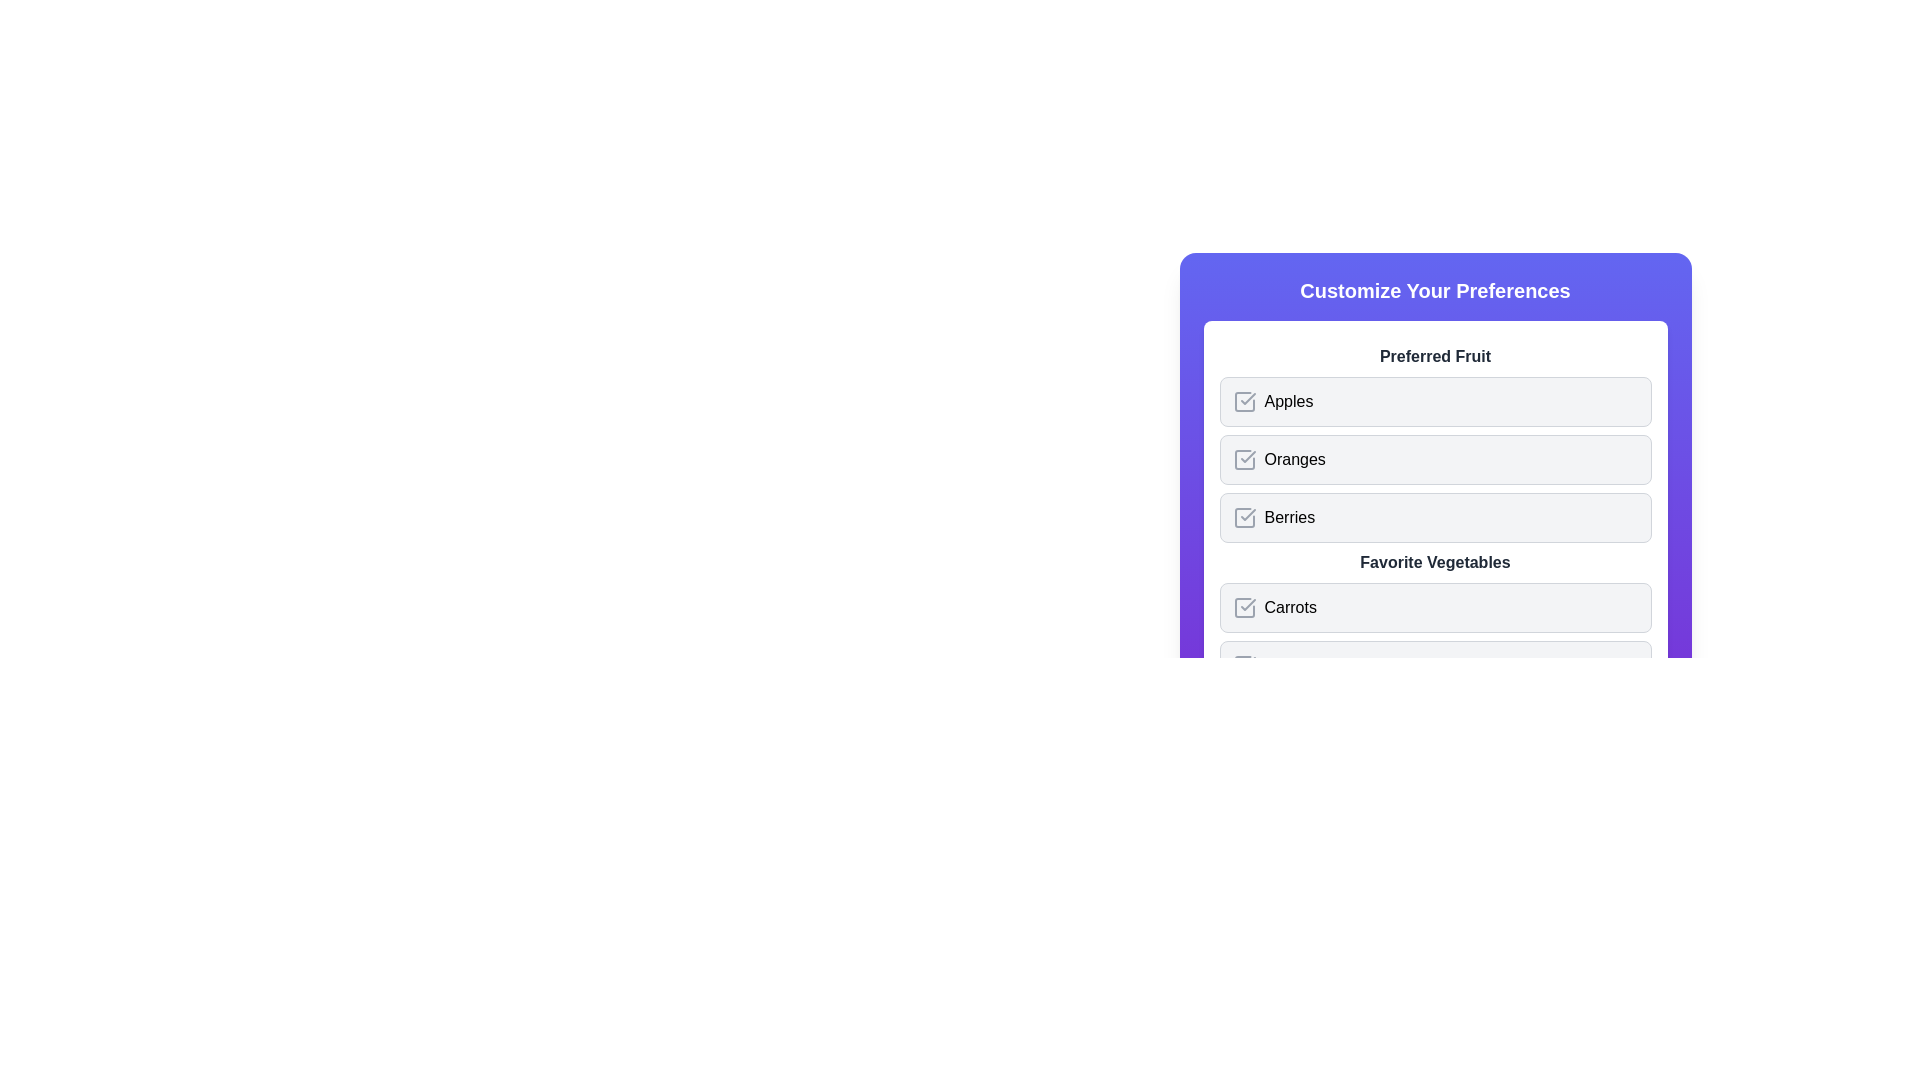 This screenshot has width=1920, height=1080. I want to click on the tick icon located in the checkbox area next to the 'Carrots' label in the 'Favorite Vegetables' category, so click(1247, 604).